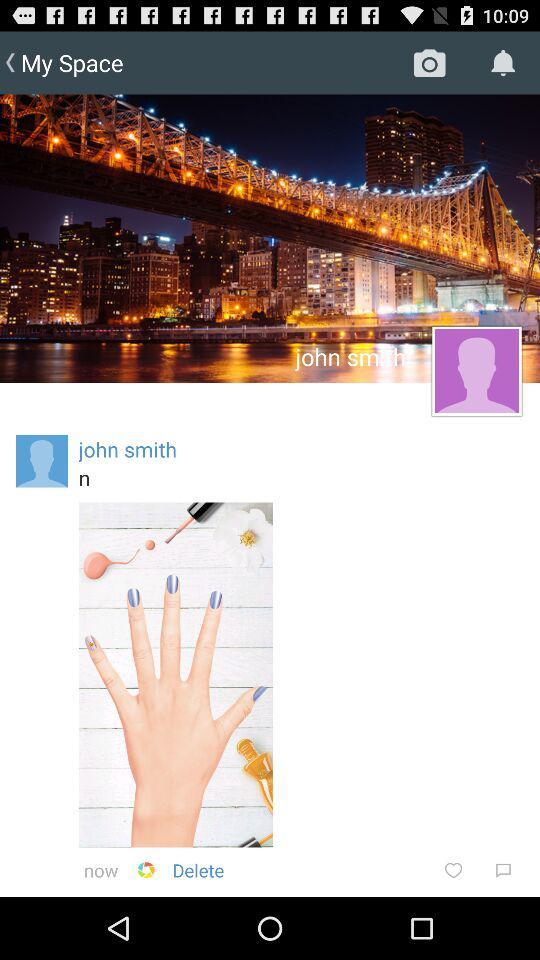 This screenshot has width=540, height=960. Describe the element at coordinates (175, 675) in the screenshot. I see `the image` at that location.